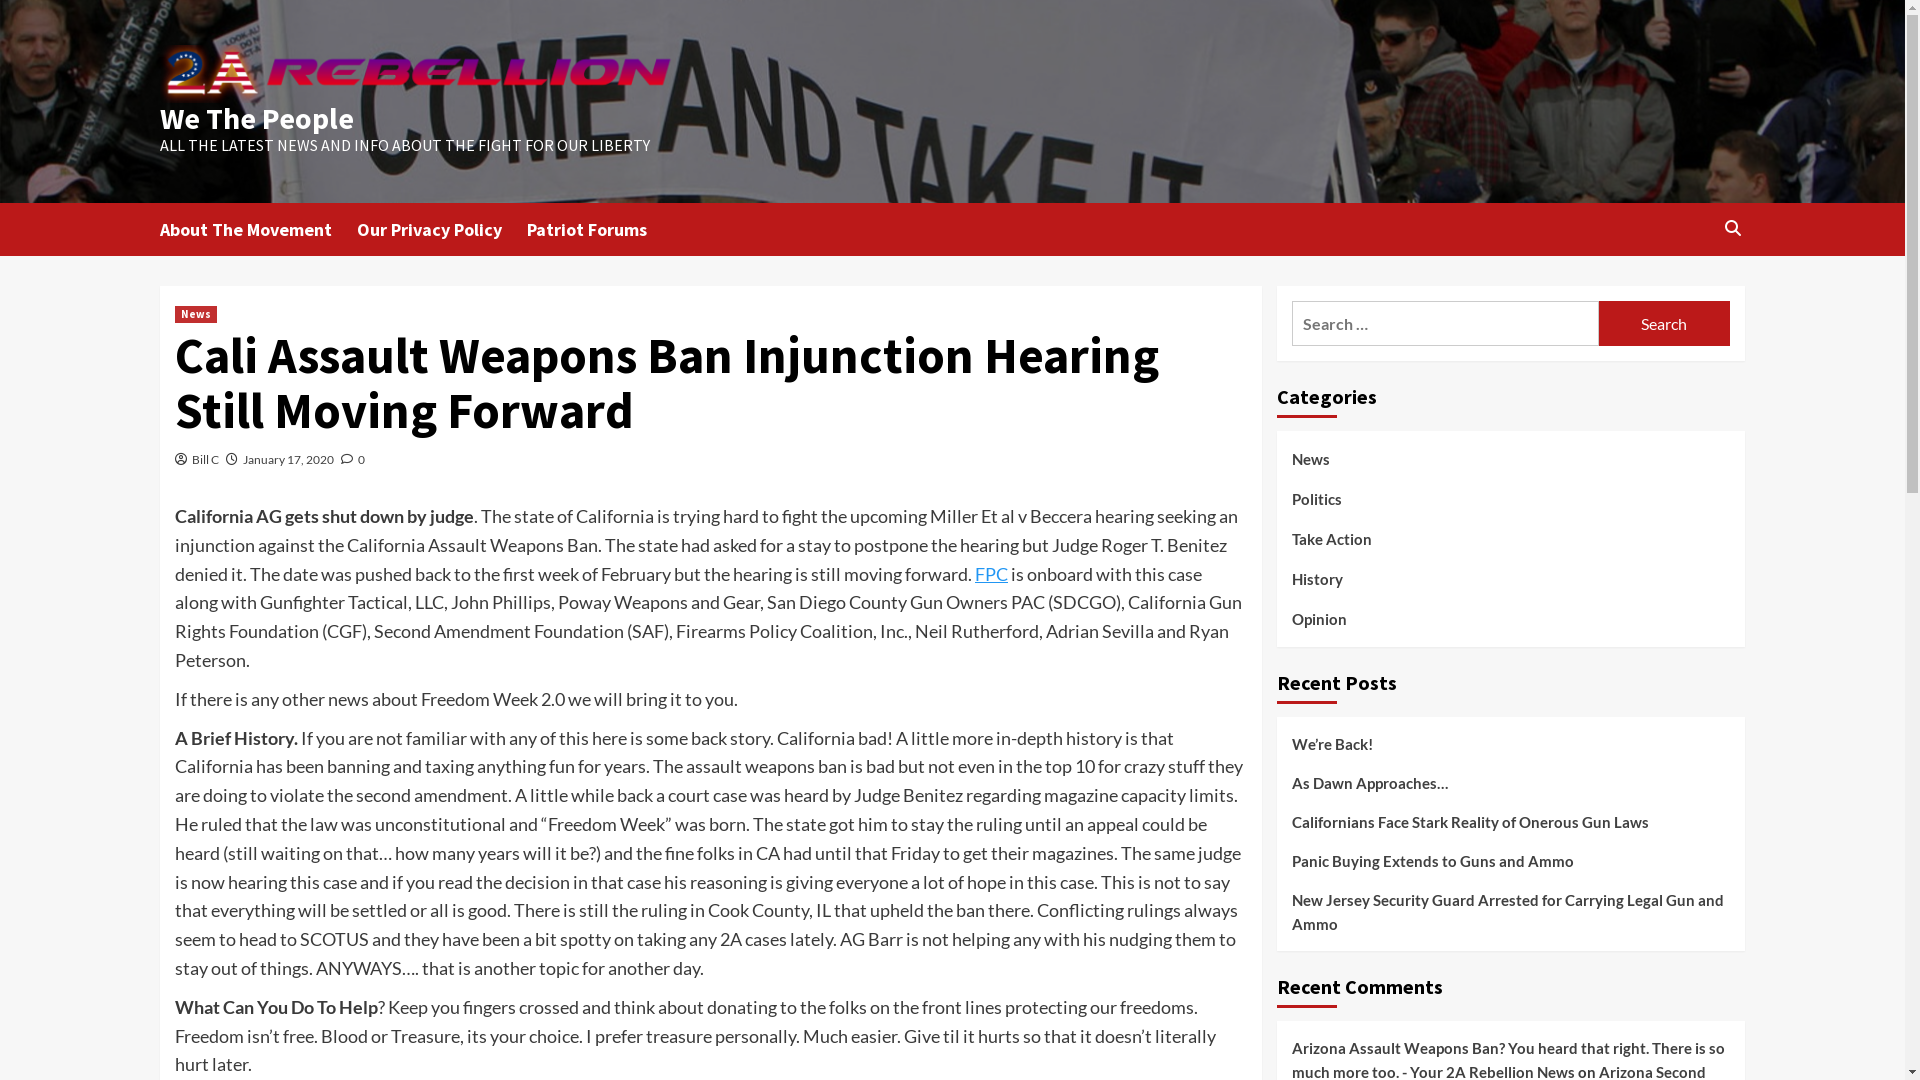 The image size is (1920, 1080). I want to click on 'Politics', so click(1291, 505).